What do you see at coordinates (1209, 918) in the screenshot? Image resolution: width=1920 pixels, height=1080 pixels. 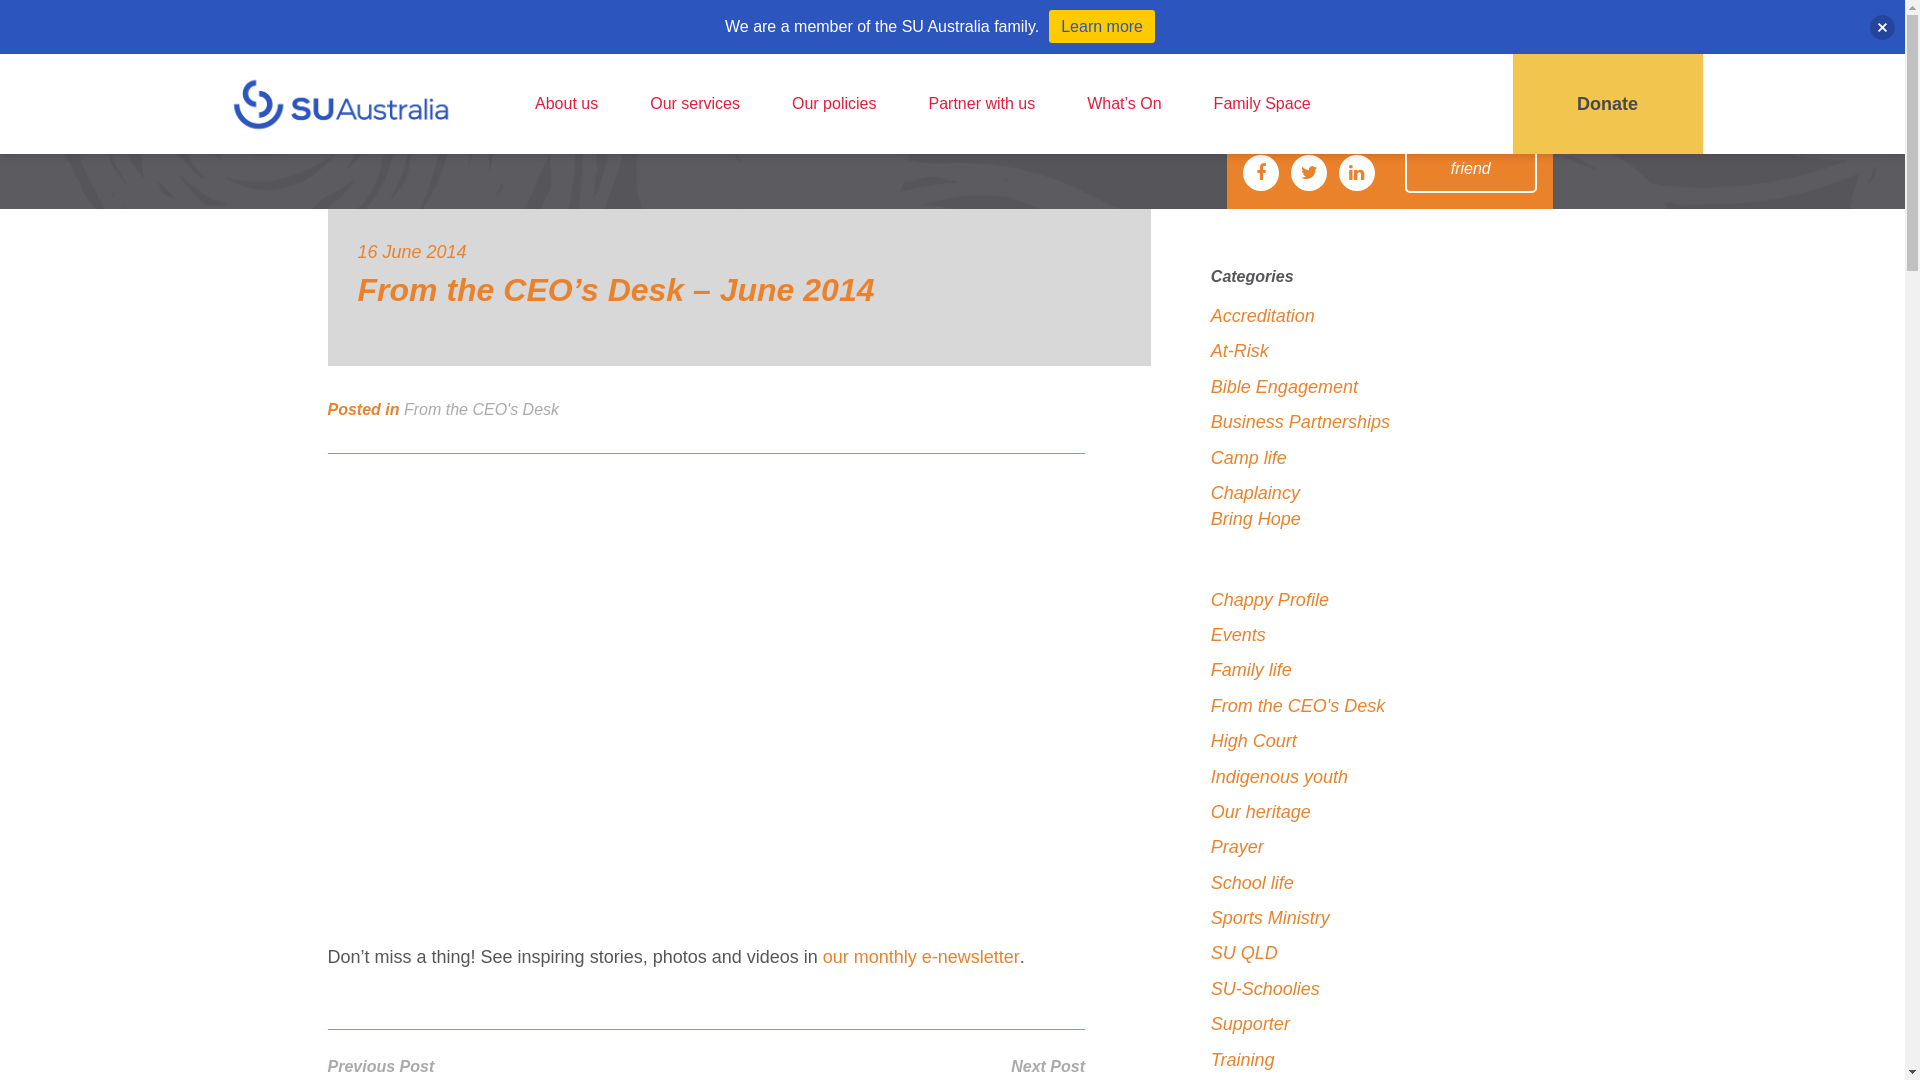 I see `'Sports Ministry'` at bounding box center [1209, 918].